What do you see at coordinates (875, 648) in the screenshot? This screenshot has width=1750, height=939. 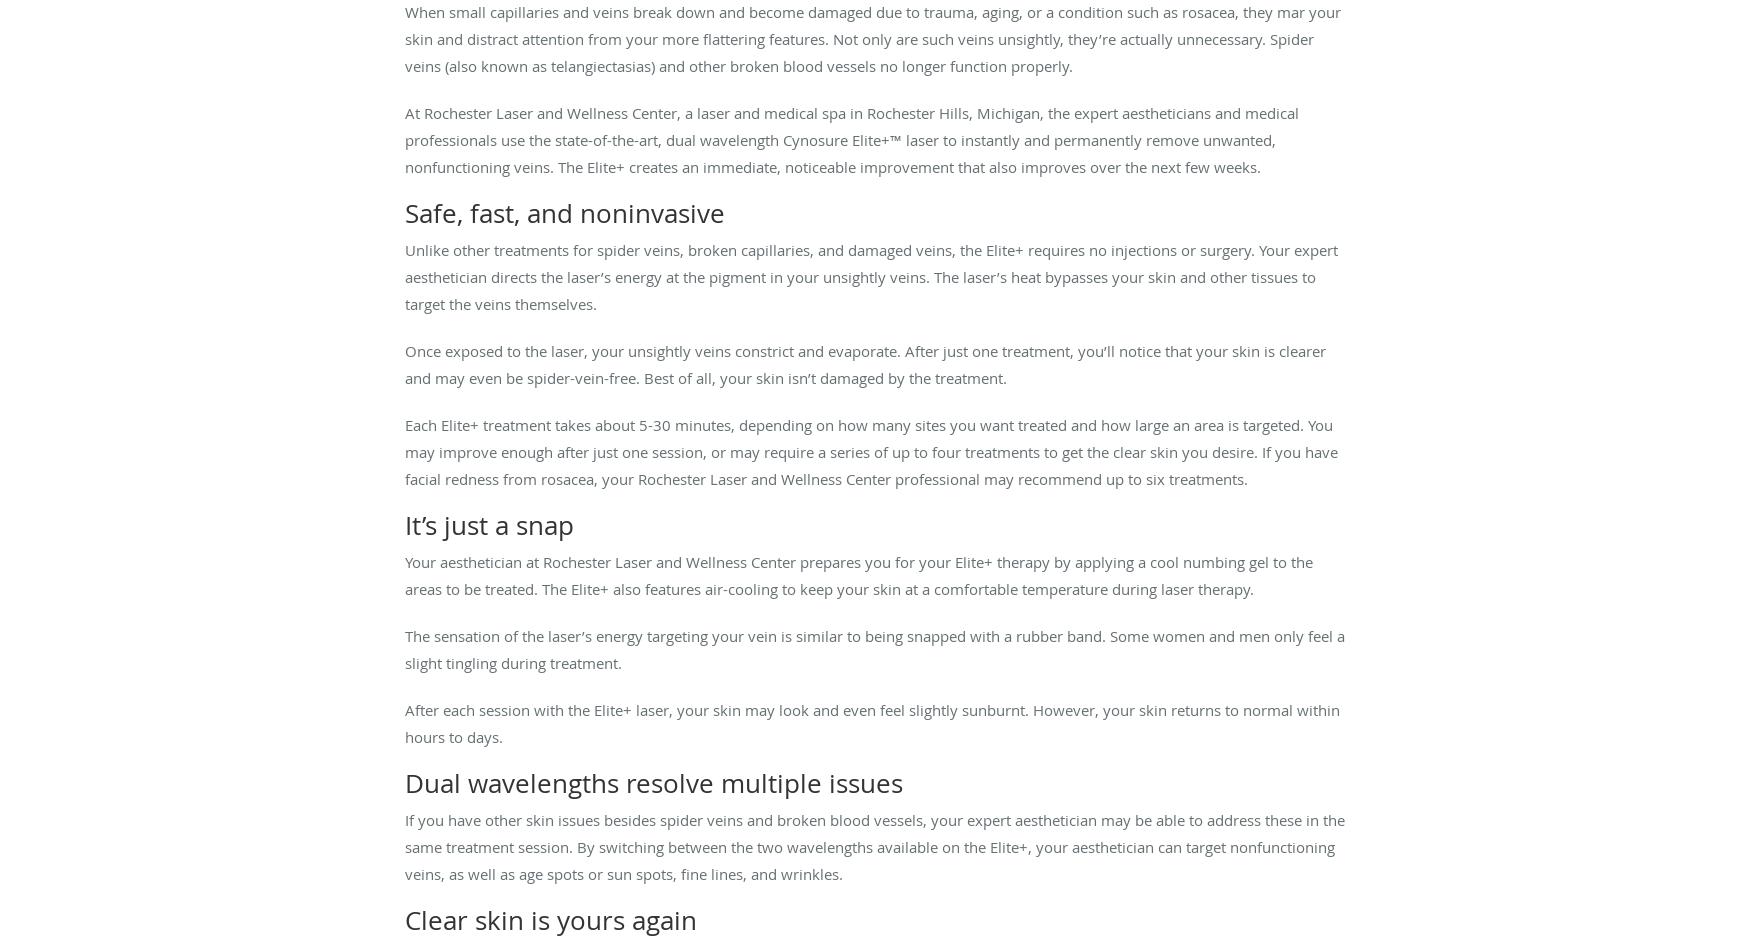 I see `'The sensation of the laser’s energy targeting your vein is similar to being snapped with a rubber band. Some women and men only feel a slight tingling during treatment.'` at bounding box center [875, 648].